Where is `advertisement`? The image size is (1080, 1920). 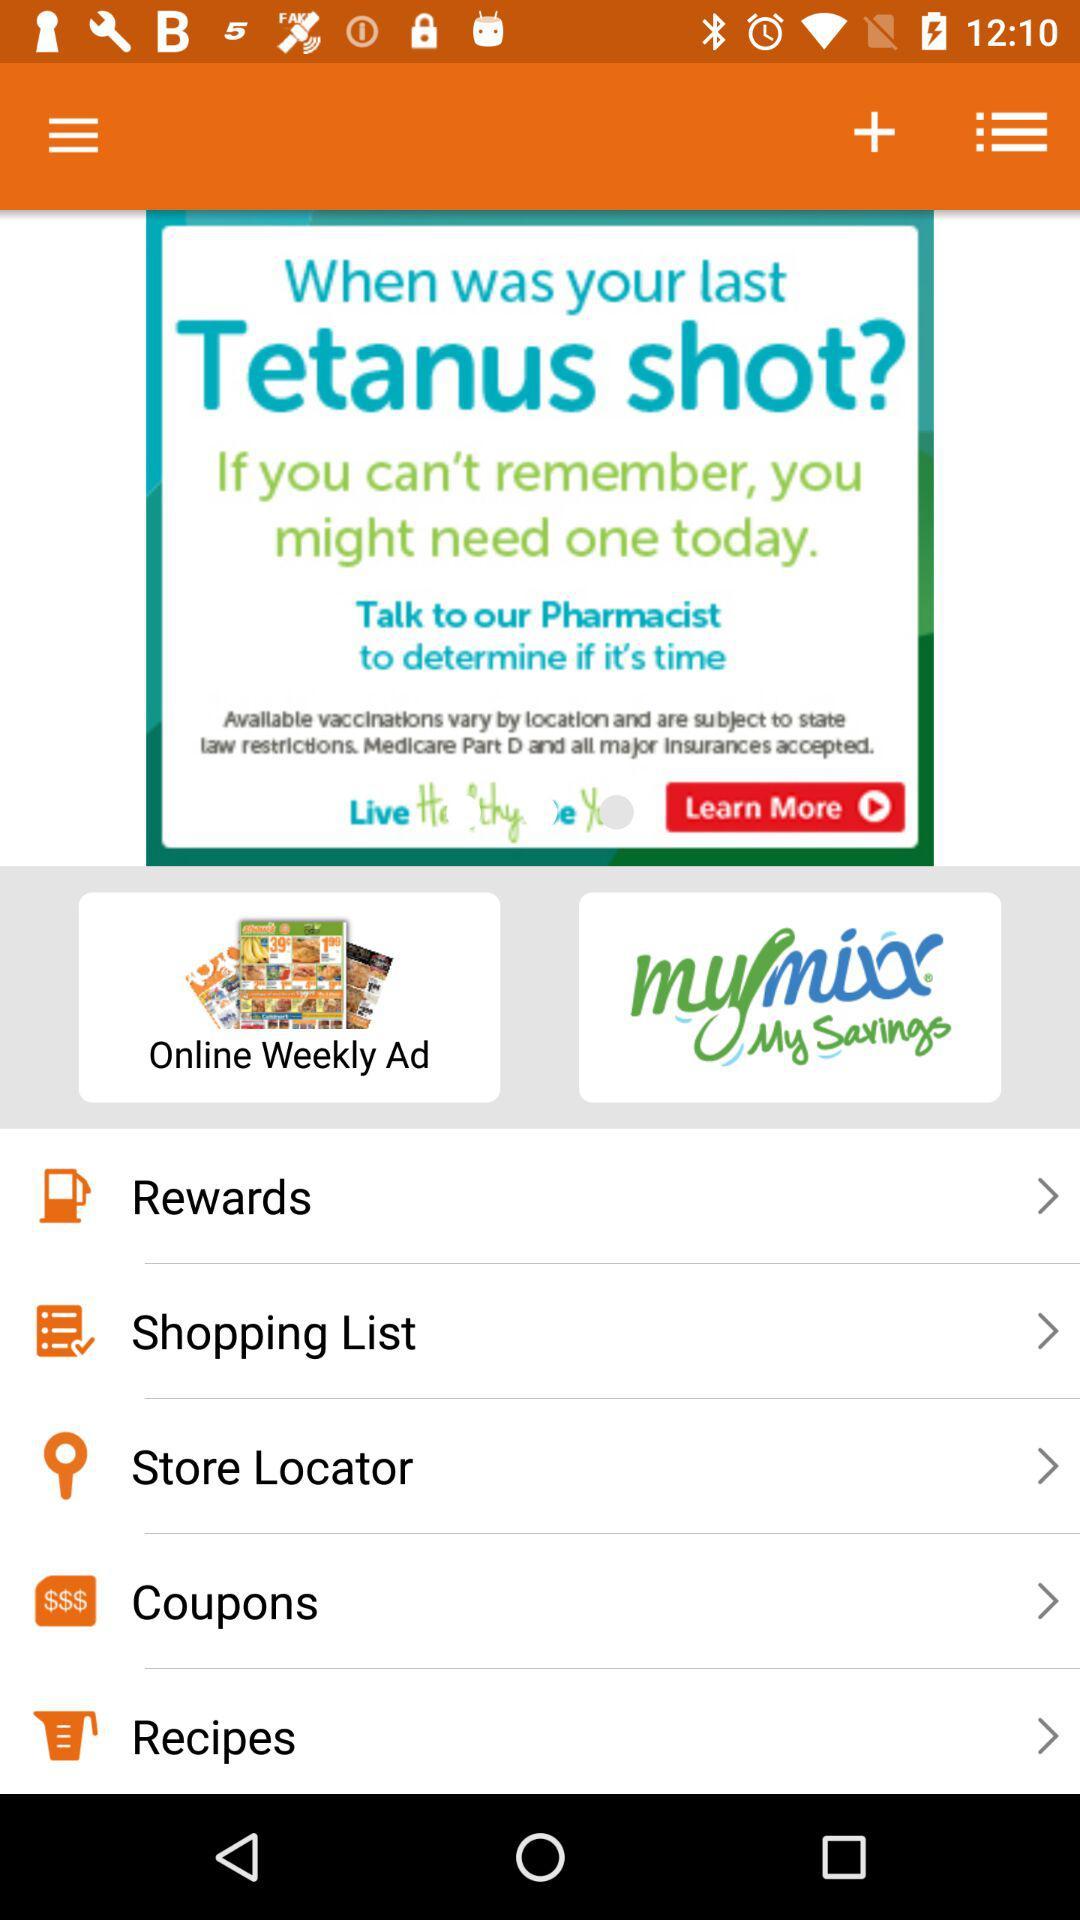
advertisement is located at coordinates (540, 538).